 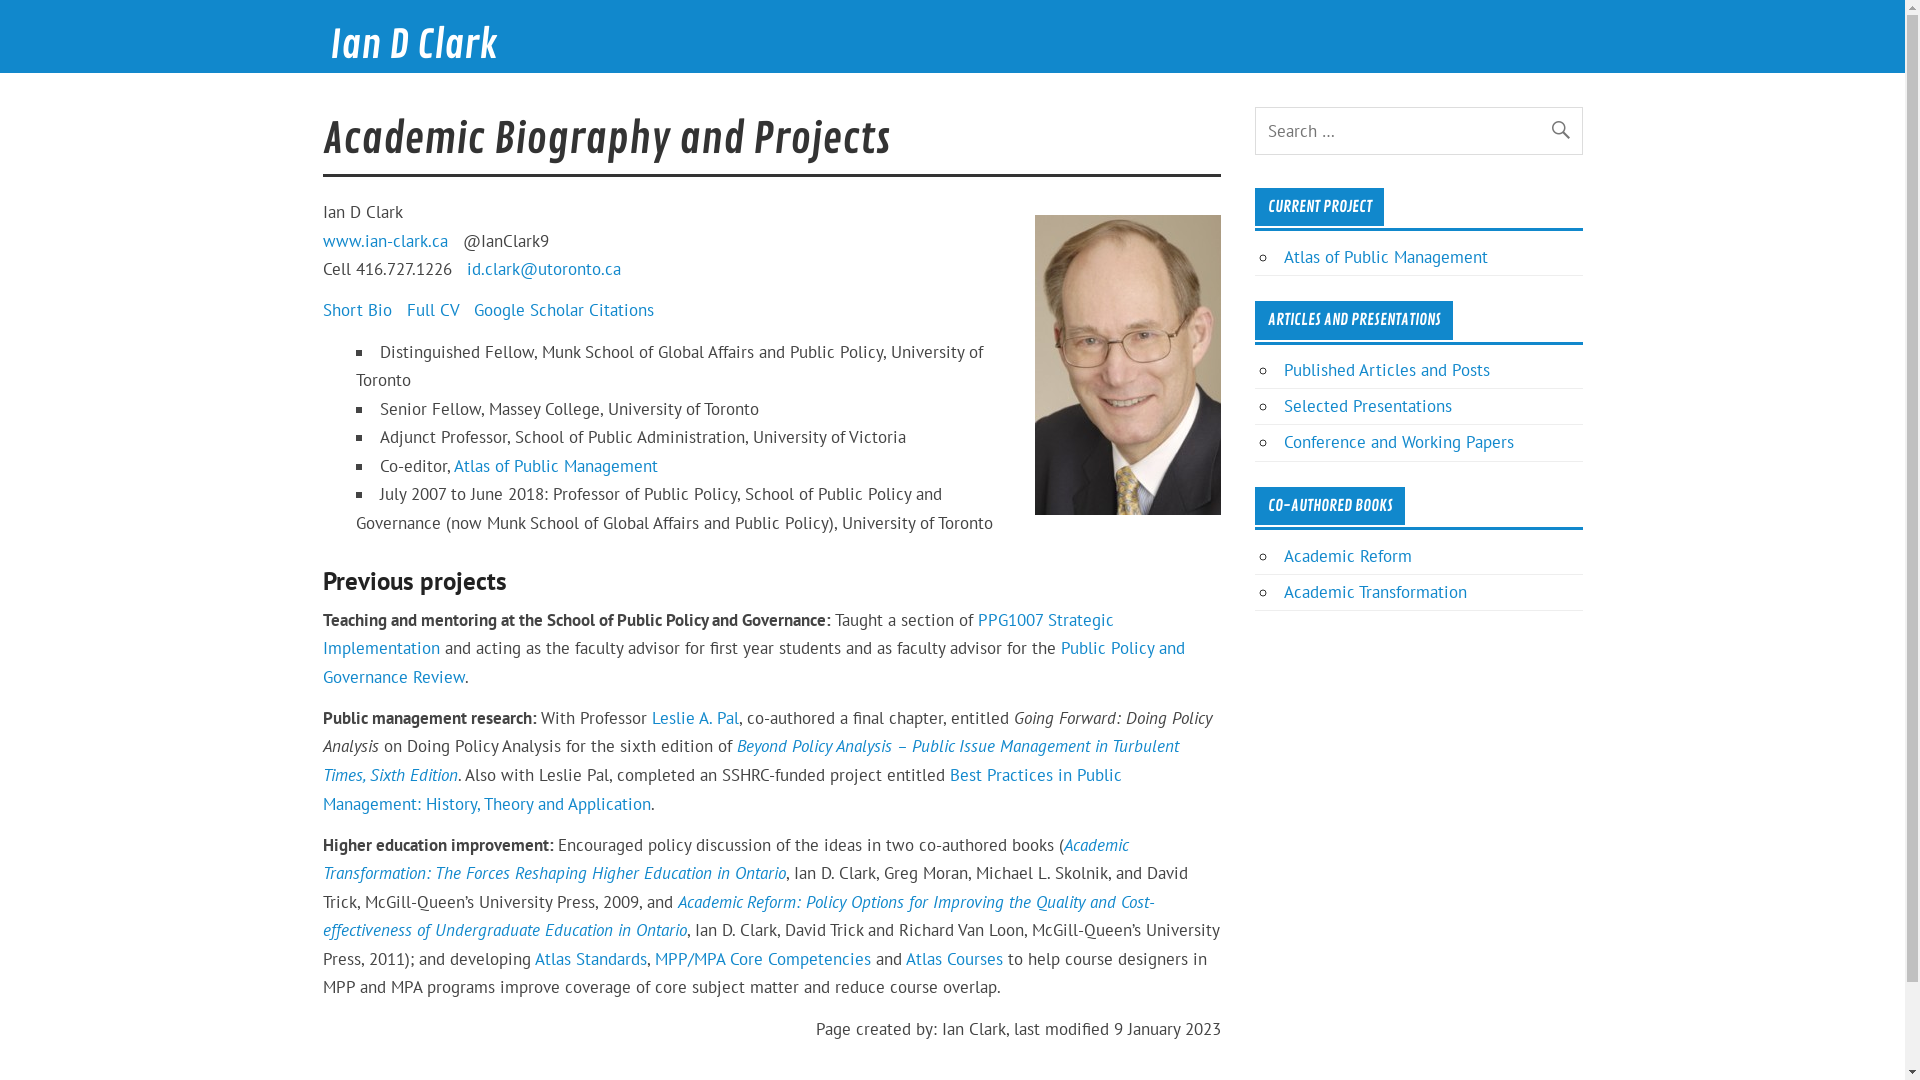 What do you see at coordinates (589, 958) in the screenshot?
I see `'Atlas Standards'` at bounding box center [589, 958].